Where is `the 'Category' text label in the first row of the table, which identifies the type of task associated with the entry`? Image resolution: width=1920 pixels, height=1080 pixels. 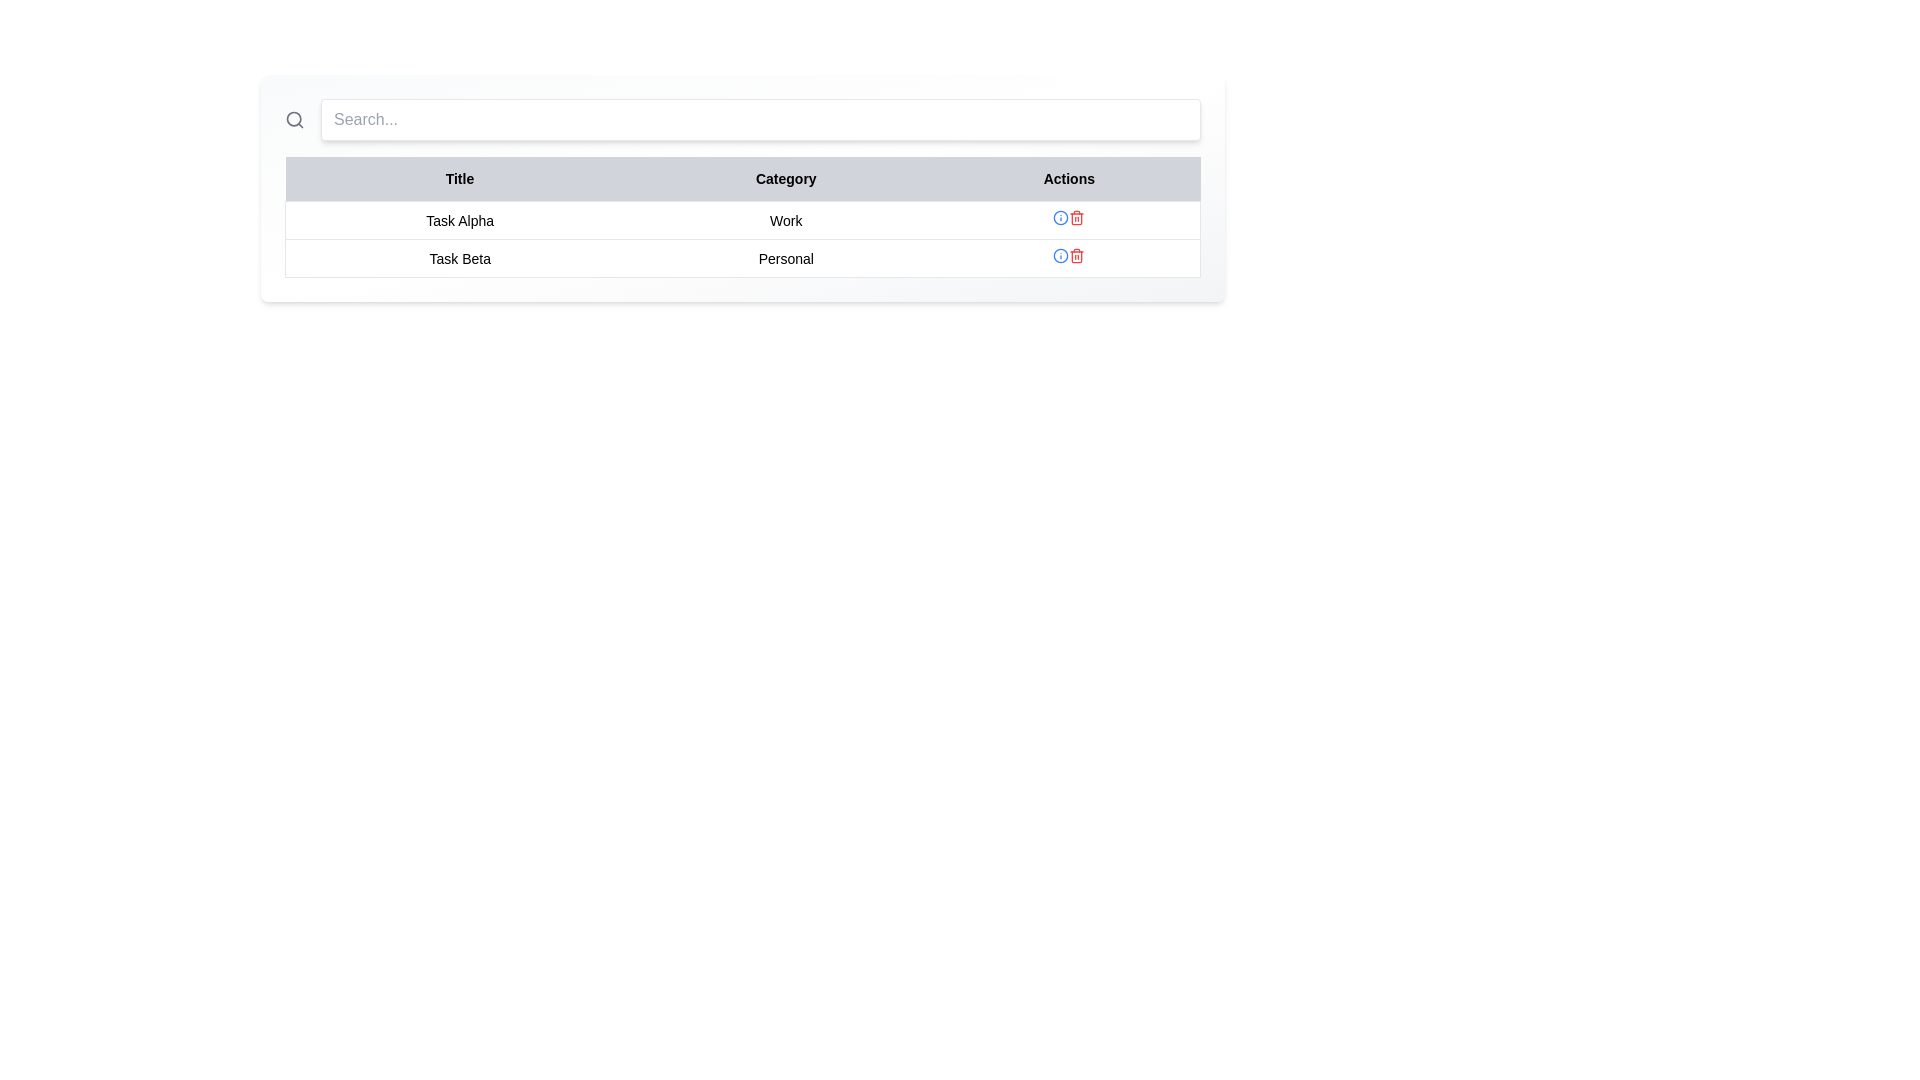
the 'Category' text label in the first row of the table, which identifies the type of task associated with the entry is located at coordinates (785, 220).